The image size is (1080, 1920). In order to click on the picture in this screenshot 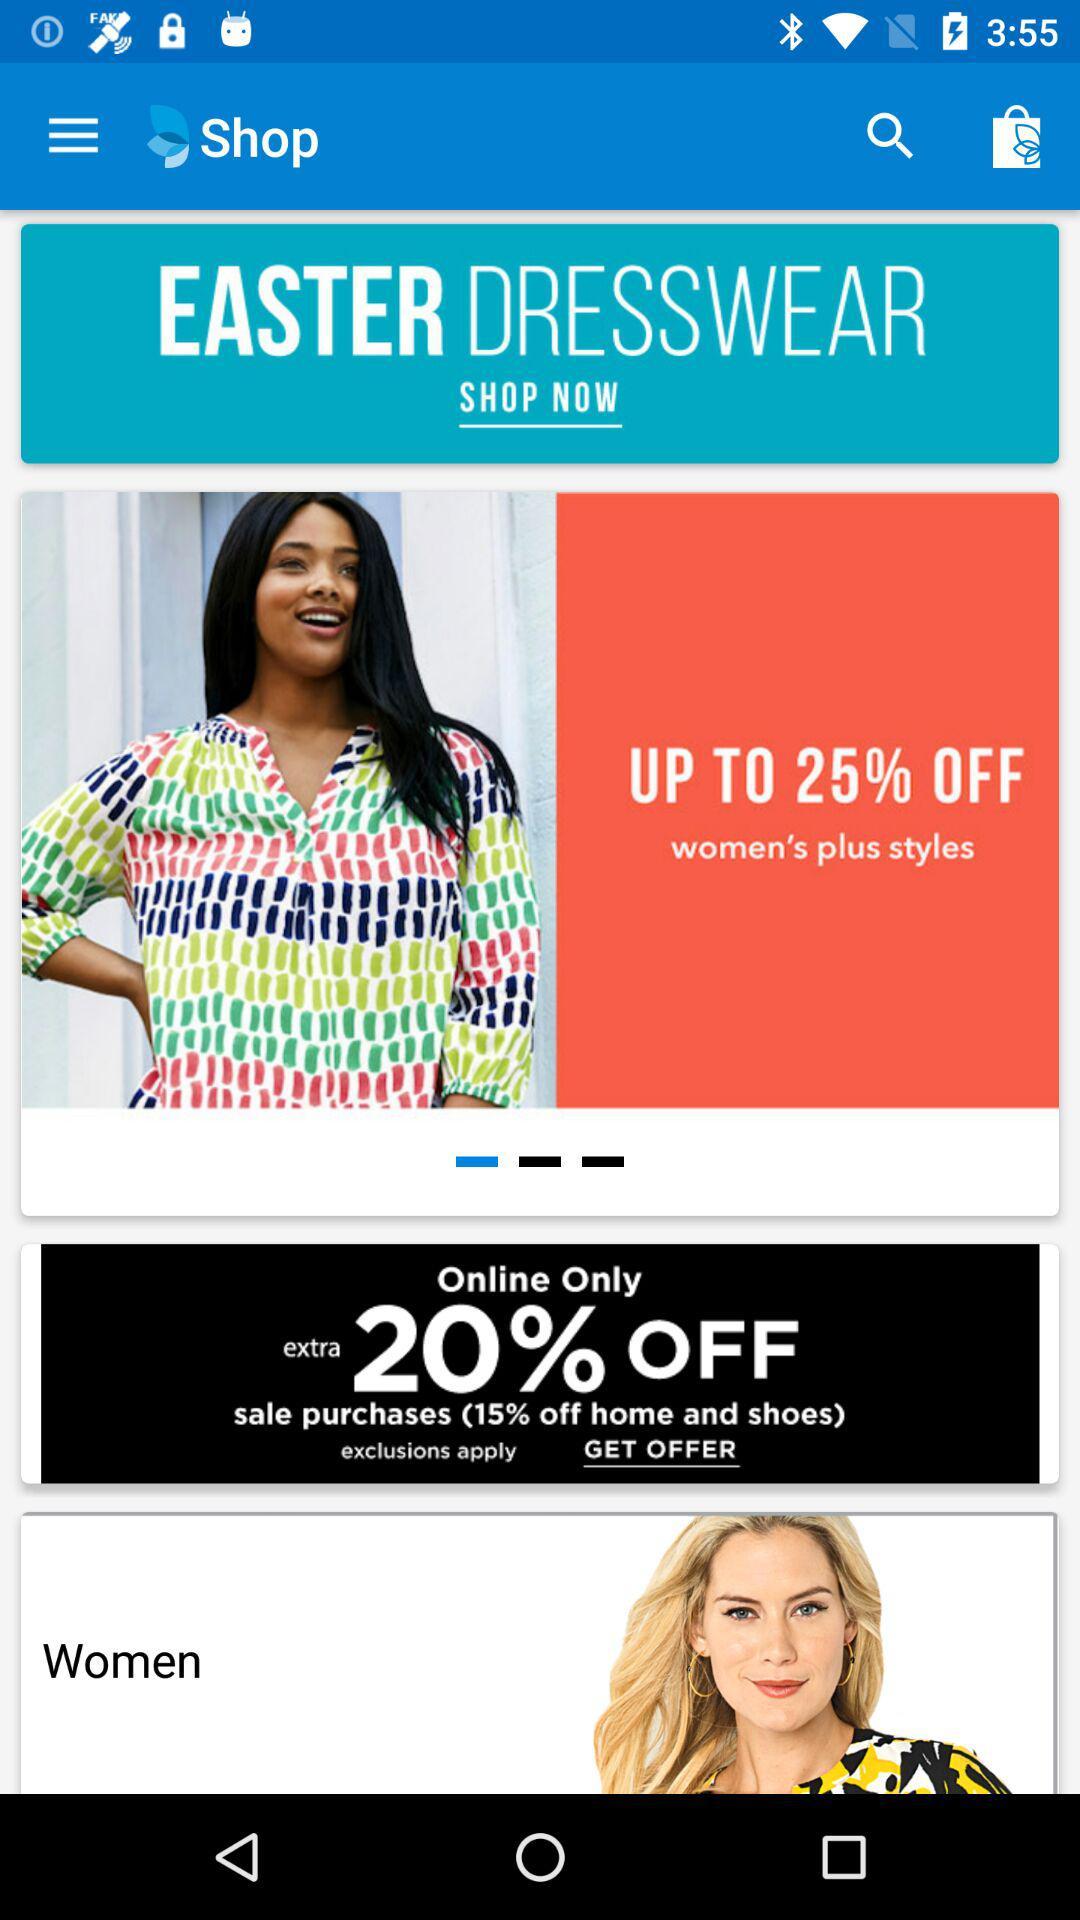, I will do `click(545, 860)`.